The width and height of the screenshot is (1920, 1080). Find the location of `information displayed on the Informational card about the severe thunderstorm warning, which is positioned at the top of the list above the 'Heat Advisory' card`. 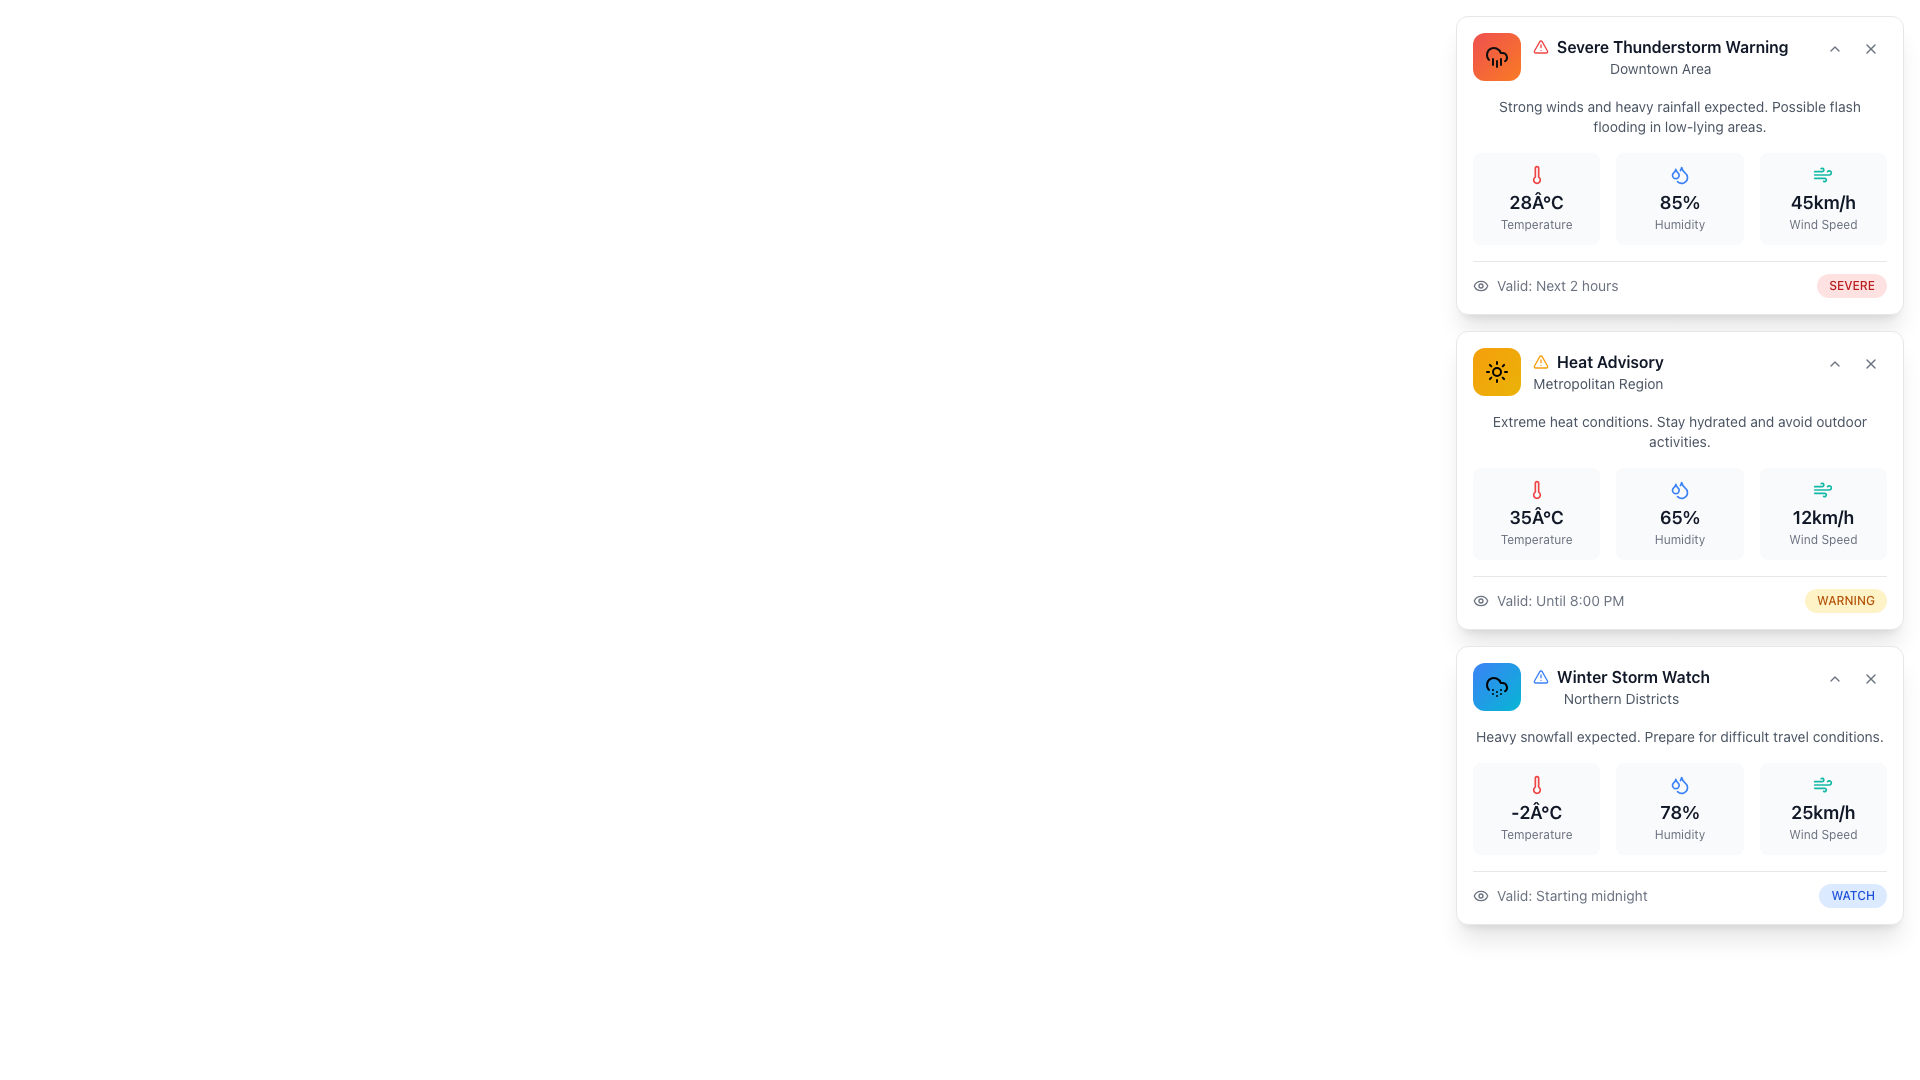

information displayed on the Informational card about the severe thunderstorm warning, which is positioned at the top of the list above the 'Heat Advisory' card is located at coordinates (1680, 164).